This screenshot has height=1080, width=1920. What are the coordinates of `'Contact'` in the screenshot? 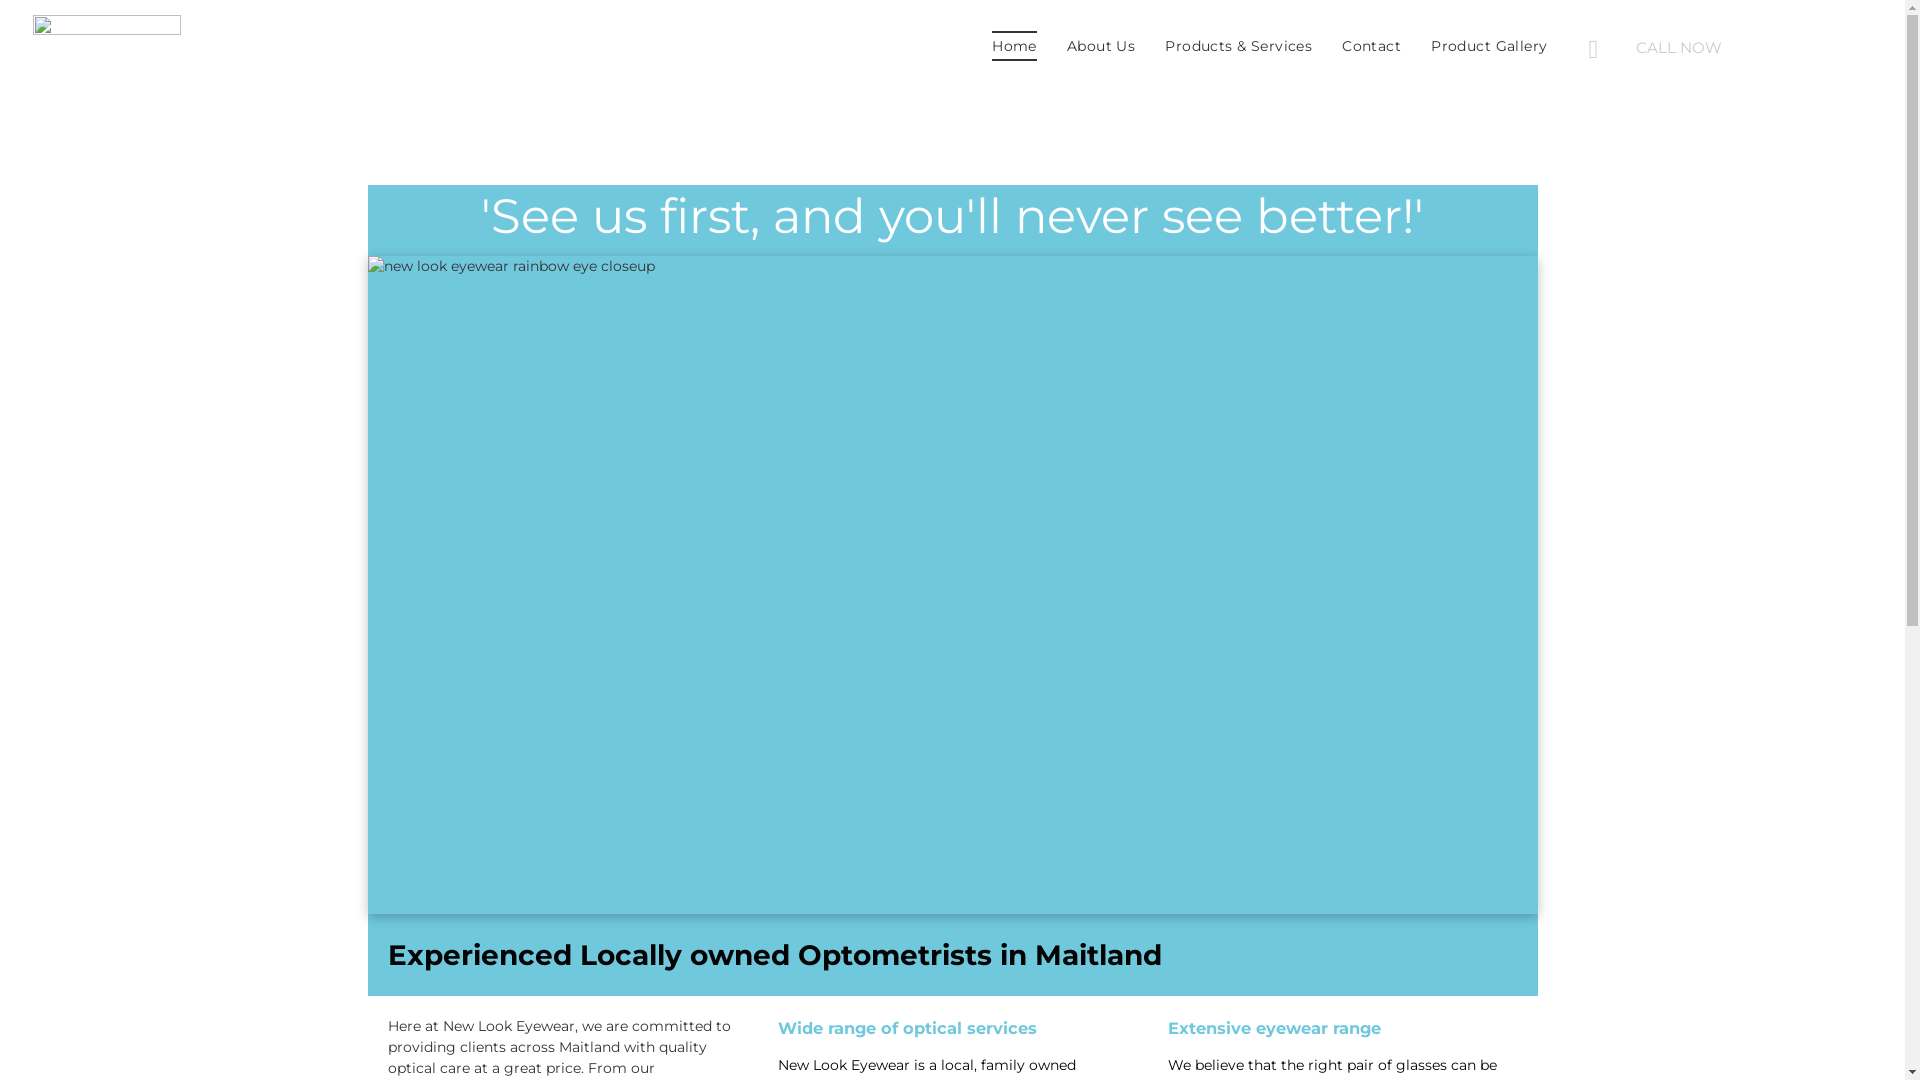 It's located at (1370, 45).